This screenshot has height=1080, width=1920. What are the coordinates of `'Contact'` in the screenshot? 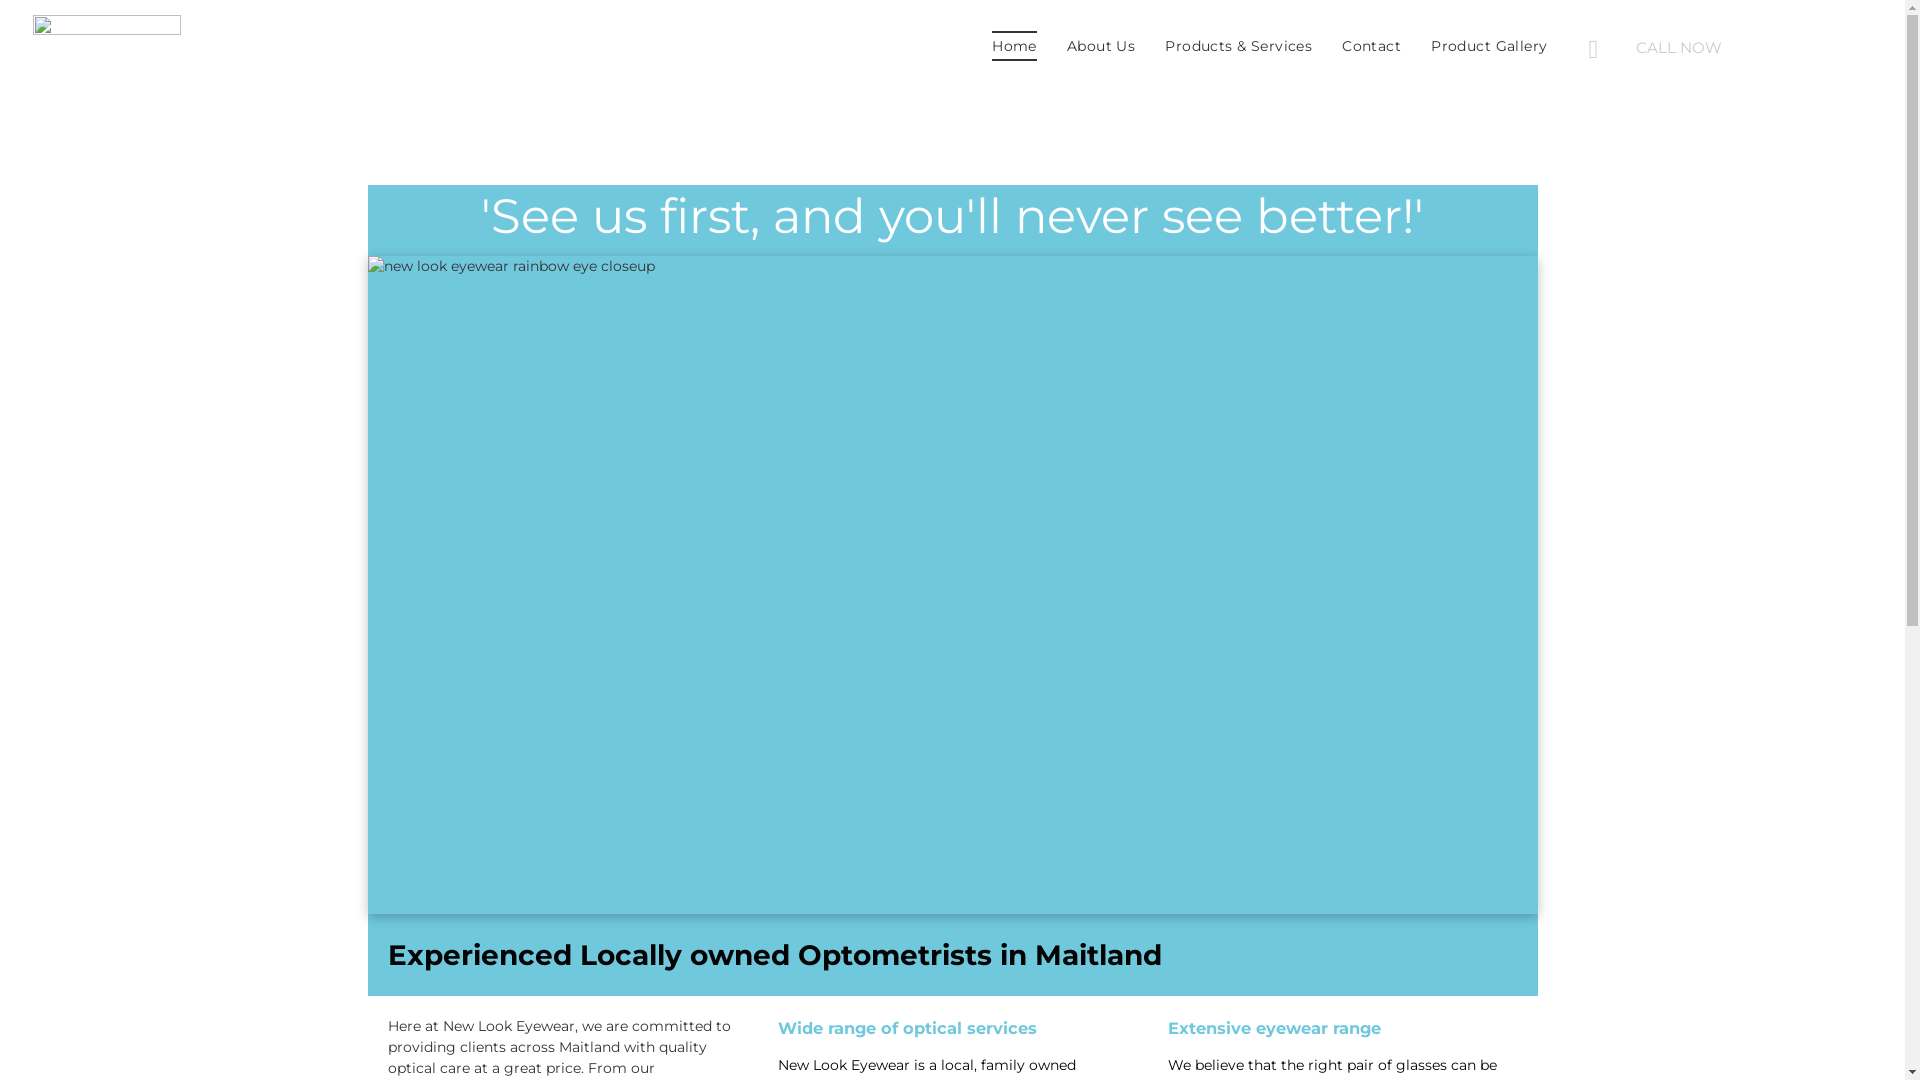 It's located at (1370, 45).